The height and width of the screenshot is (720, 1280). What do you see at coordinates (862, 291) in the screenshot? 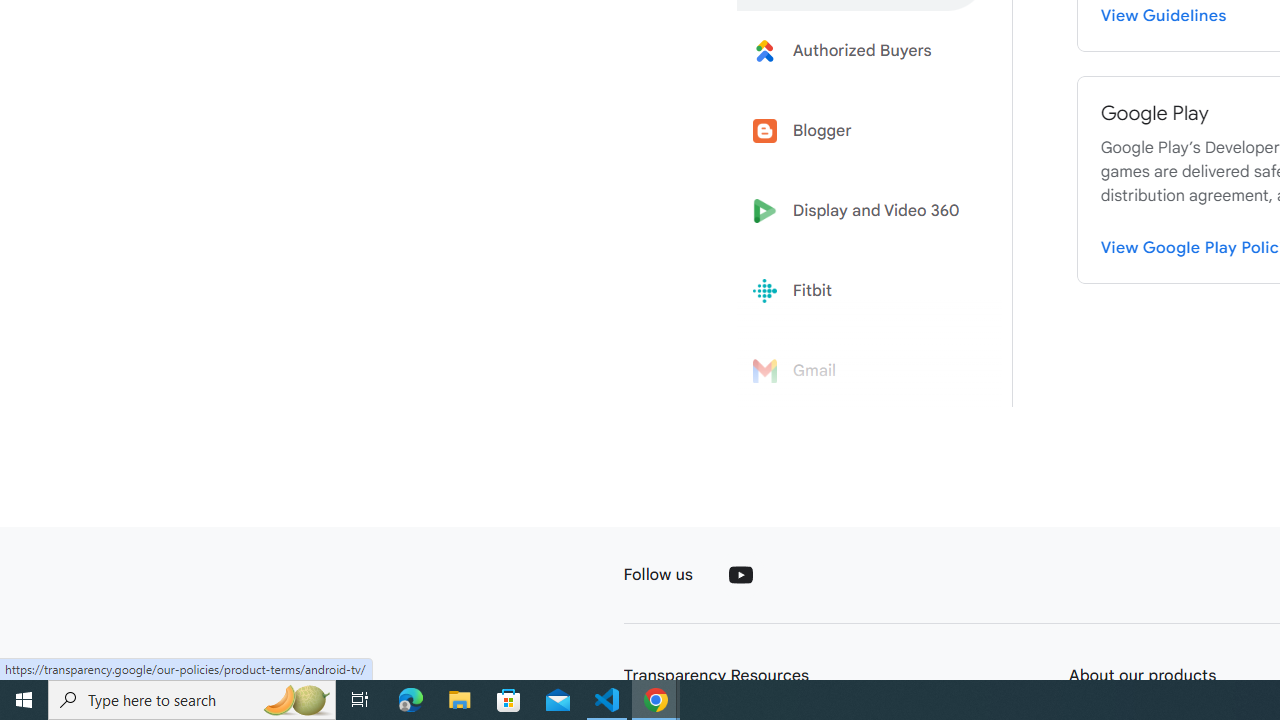
I see `'Fitbit'` at bounding box center [862, 291].